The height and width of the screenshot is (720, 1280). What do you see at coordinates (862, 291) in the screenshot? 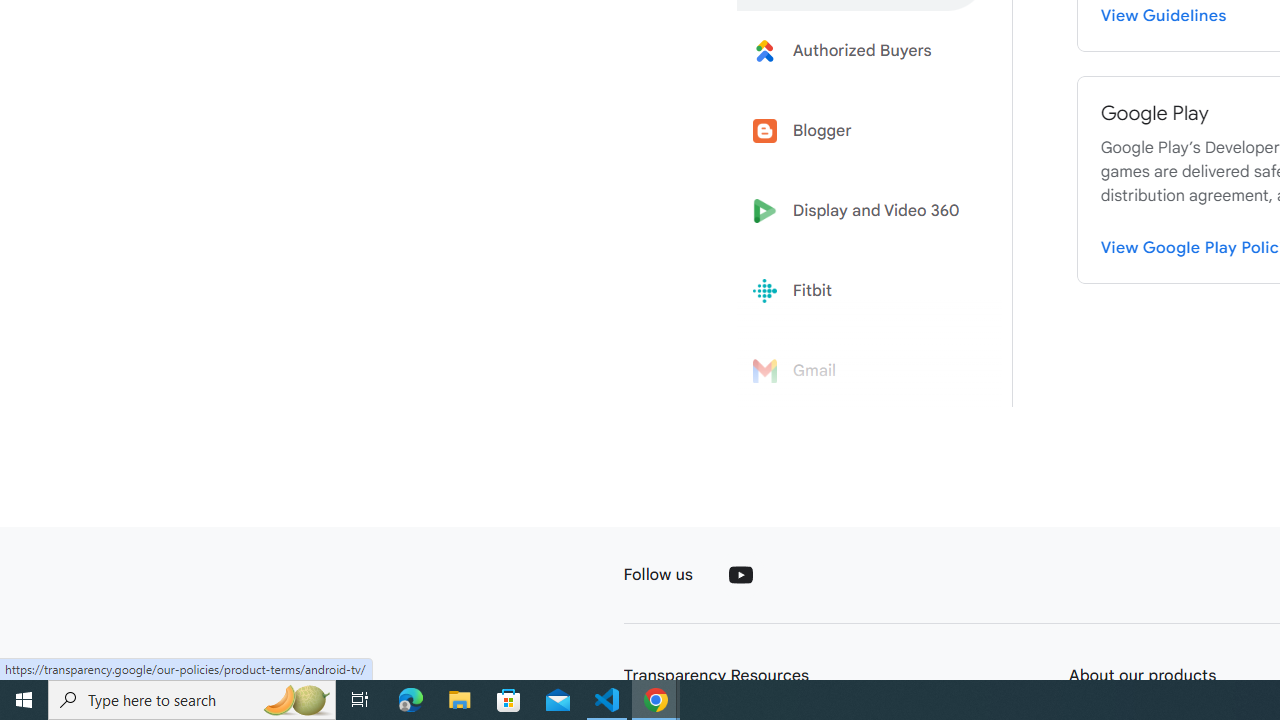
I see `'Fitbit'` at bounding box center [862, 291].